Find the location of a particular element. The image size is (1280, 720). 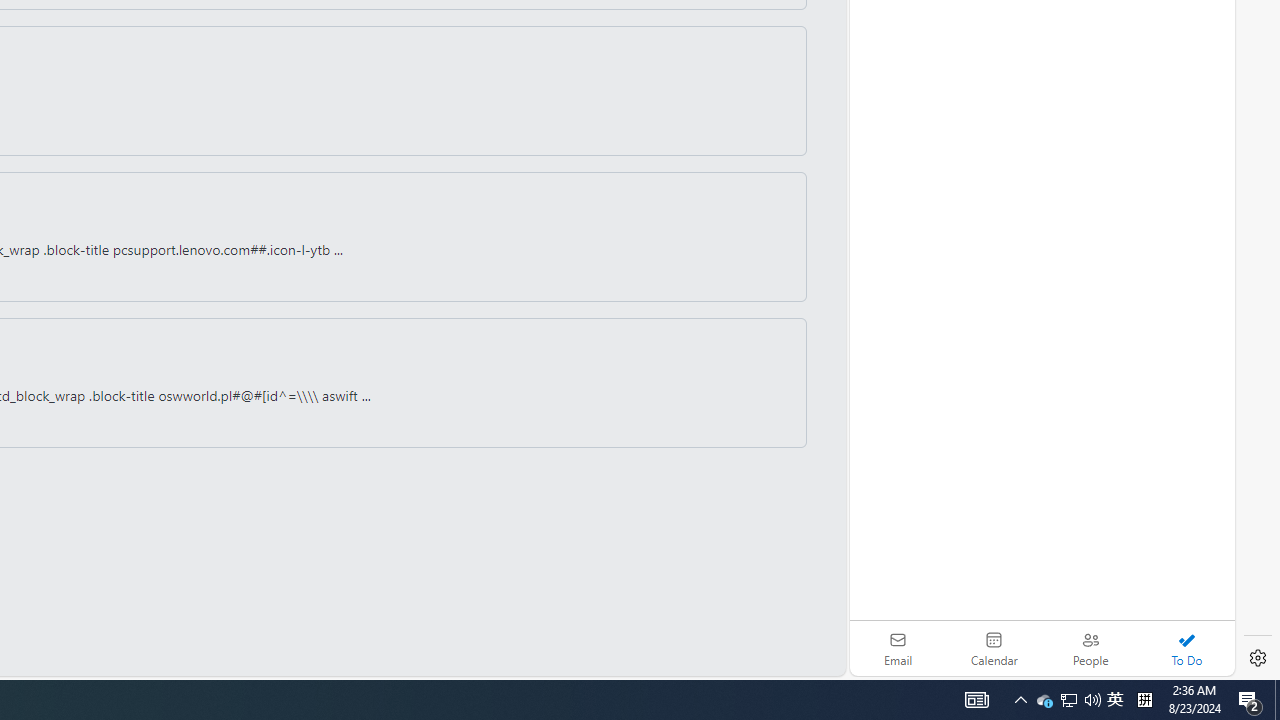

'People' is located at coordinates (1089, 648).